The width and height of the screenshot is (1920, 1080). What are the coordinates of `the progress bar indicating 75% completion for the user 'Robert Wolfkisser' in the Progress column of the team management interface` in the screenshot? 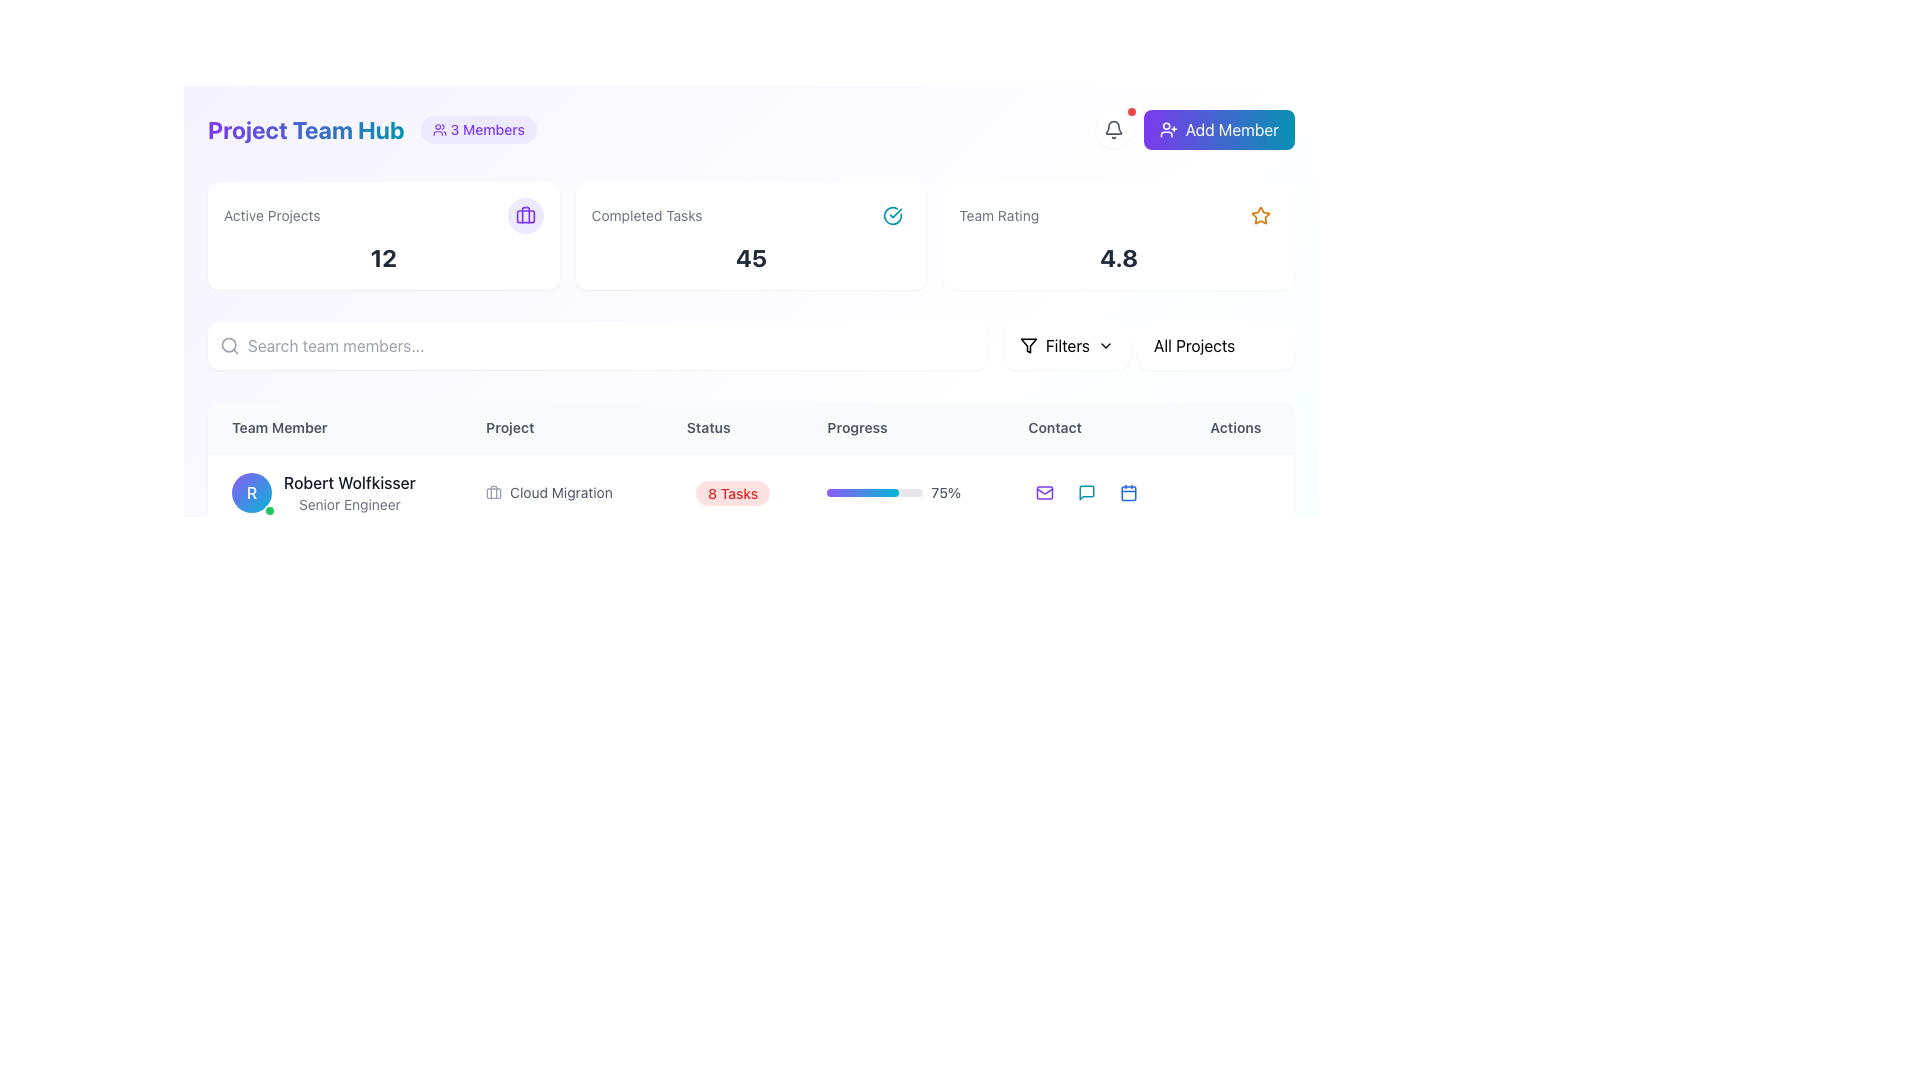 It's located at (902, 493).